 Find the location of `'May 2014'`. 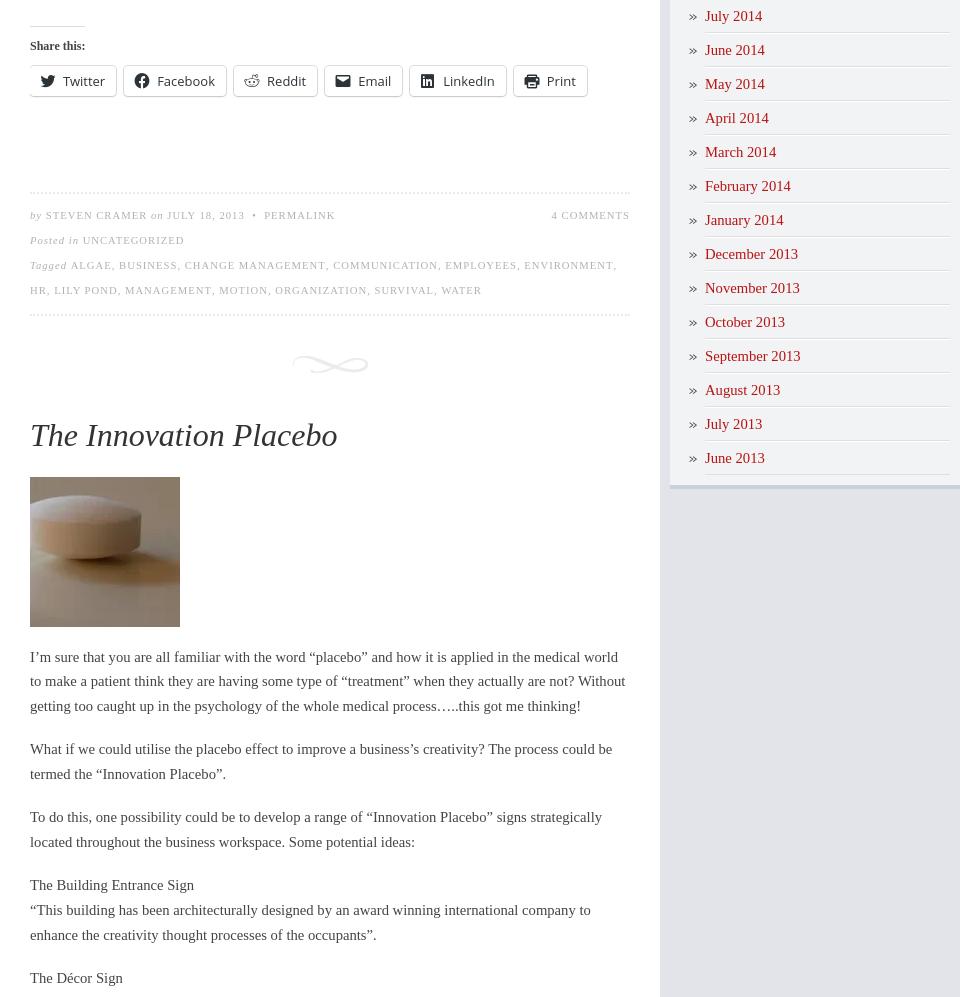

'May 2014' is located at coordinates (733, 81).